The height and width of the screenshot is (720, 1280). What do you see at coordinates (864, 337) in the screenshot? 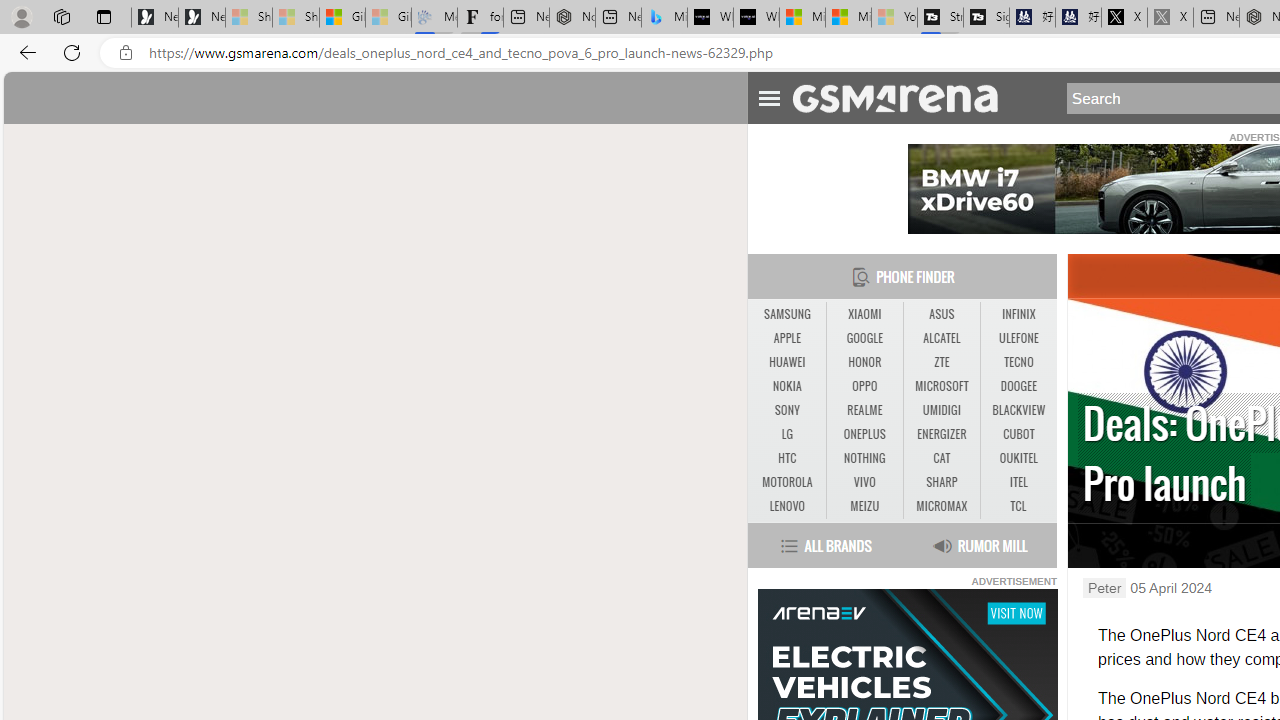
I see `'GOOGLE'` at bounding box center [864, 337].